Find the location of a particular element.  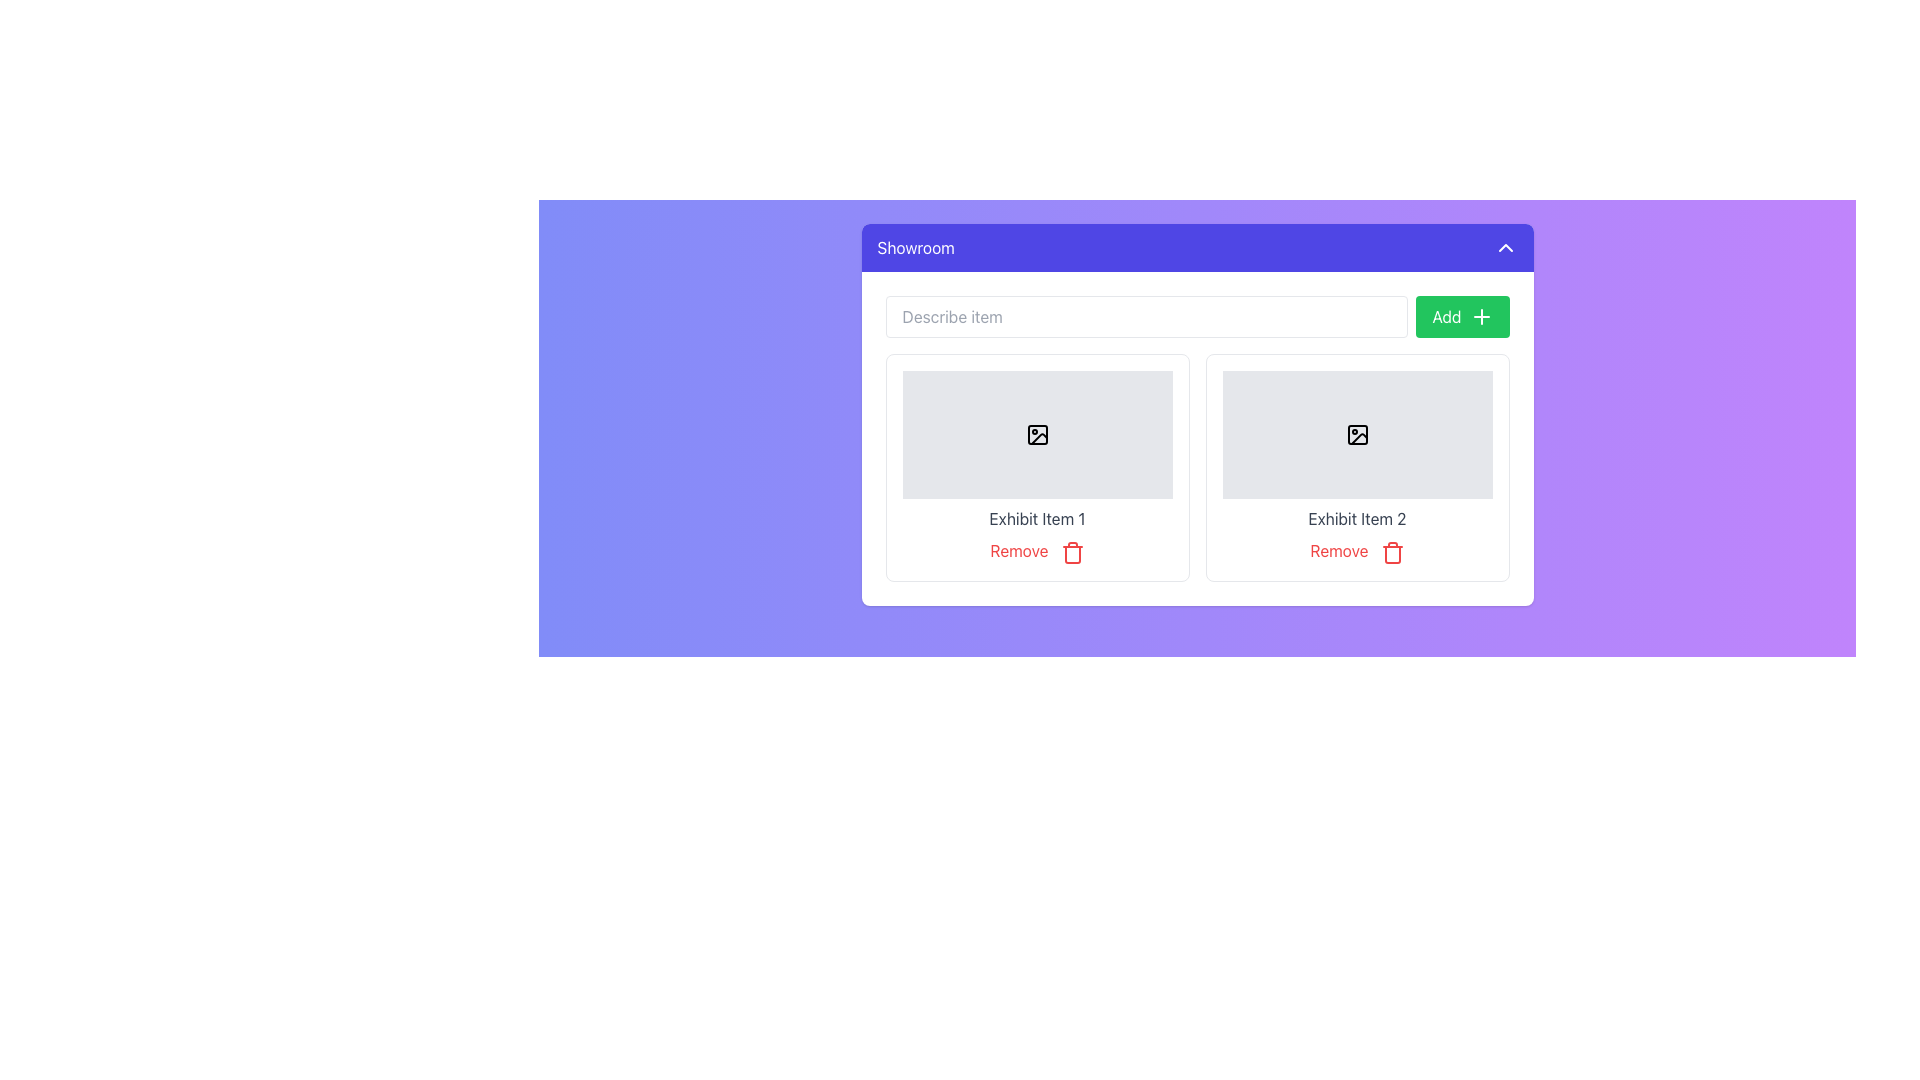

the 'Remove' button with red text and trash can icon located at the bottom-right corner of the 'Exhibit Item 2' card to observe the hover color change is located at coordinates (1357, 551).